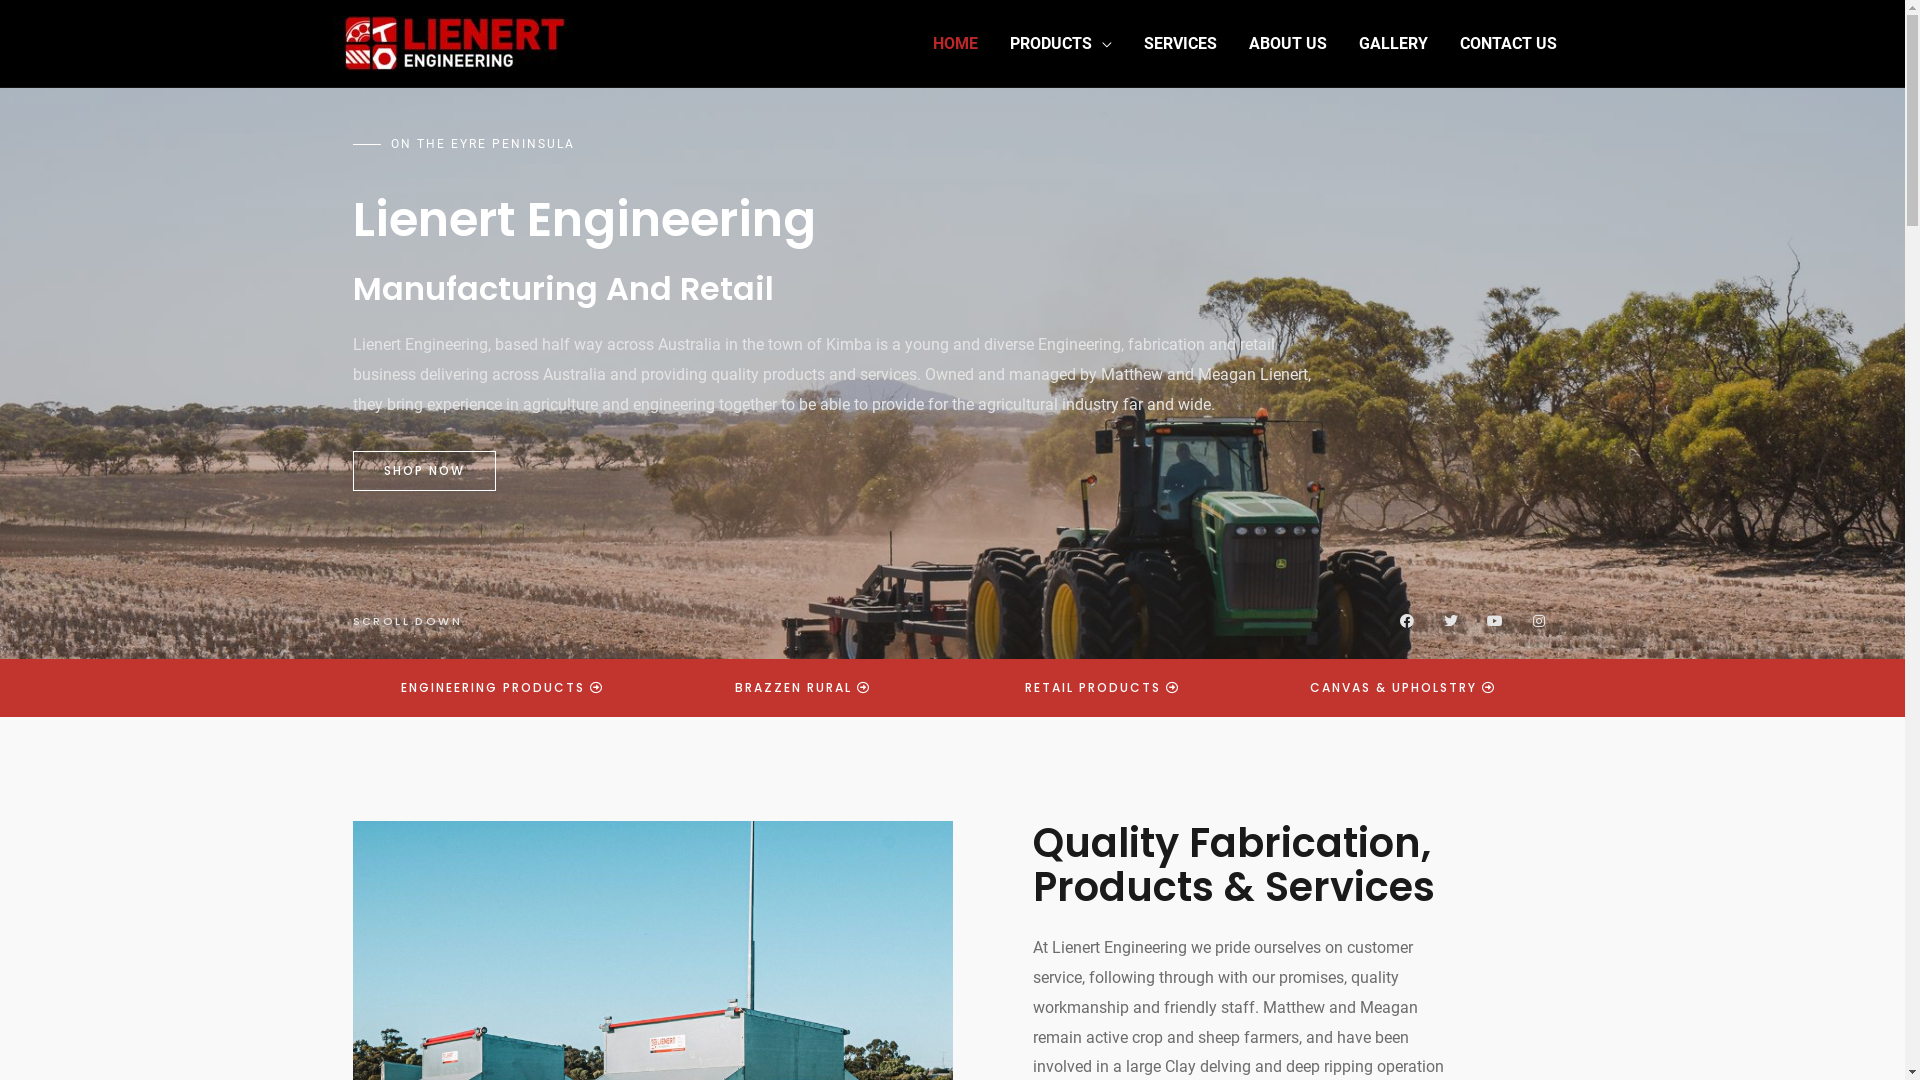 The height and width of the screenshot is (1080, 1920). I want to click on 'ENGINEERING PRODUCTS', so click(502, 686).